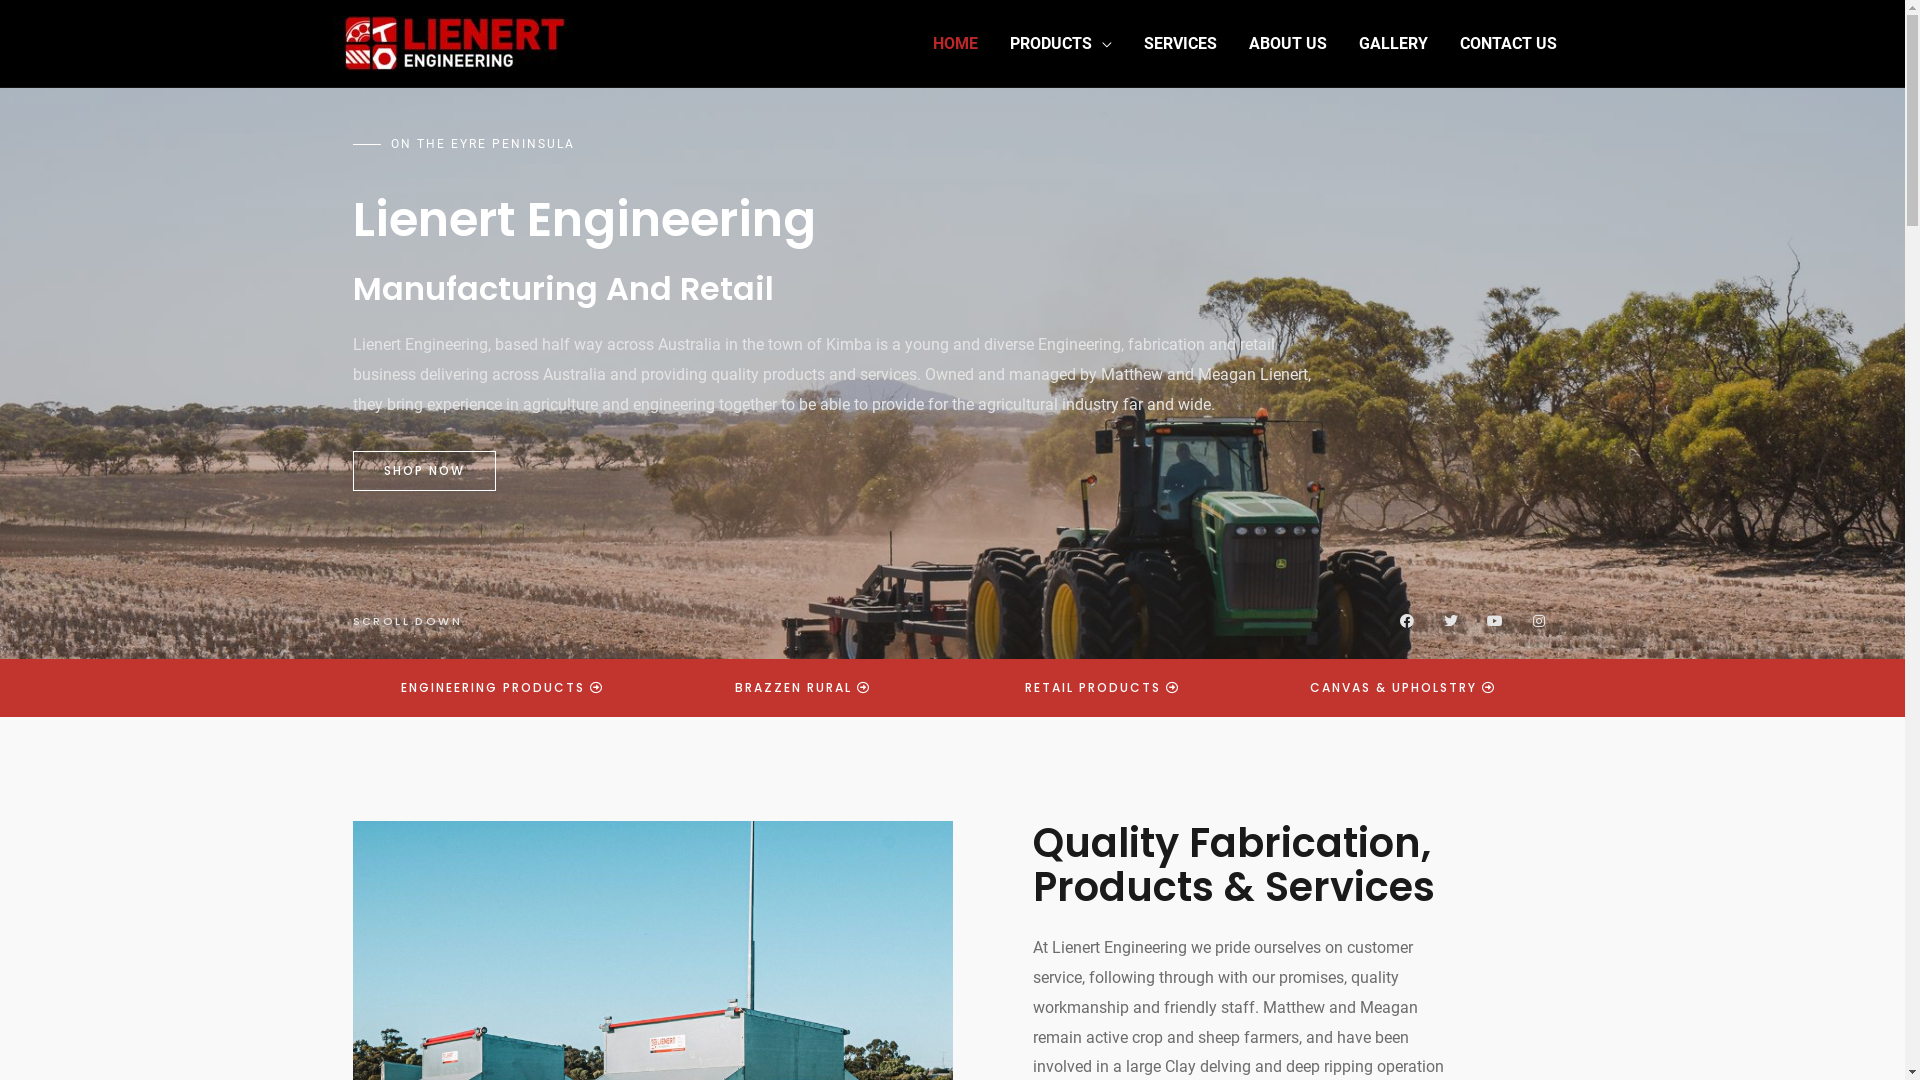 The height and width of the screenshot is (1080, 1920). I want to click on 'ENGINEERING PRODUCTS', so click(502, 686).